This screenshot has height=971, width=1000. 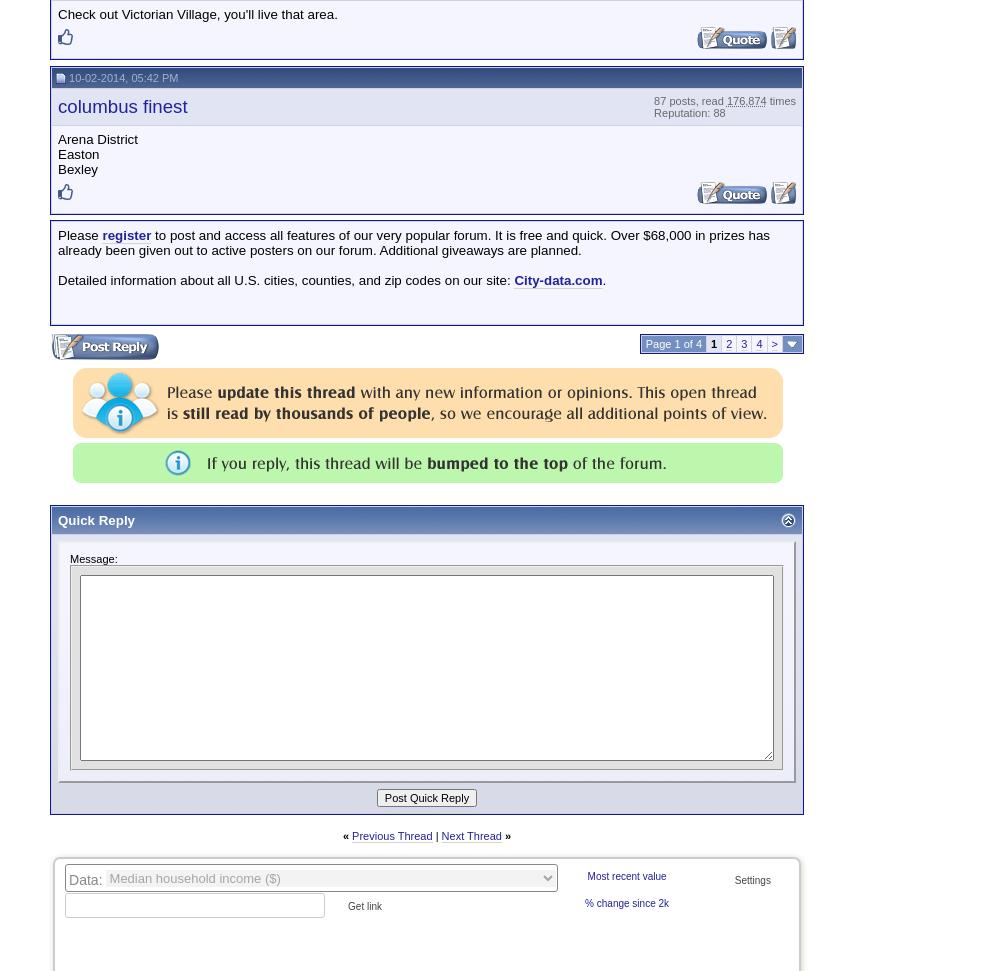 What do you see at coordinates (558, 279) in the screenshot?
I see `'City-data.com'` at bounding box center [558, 279].